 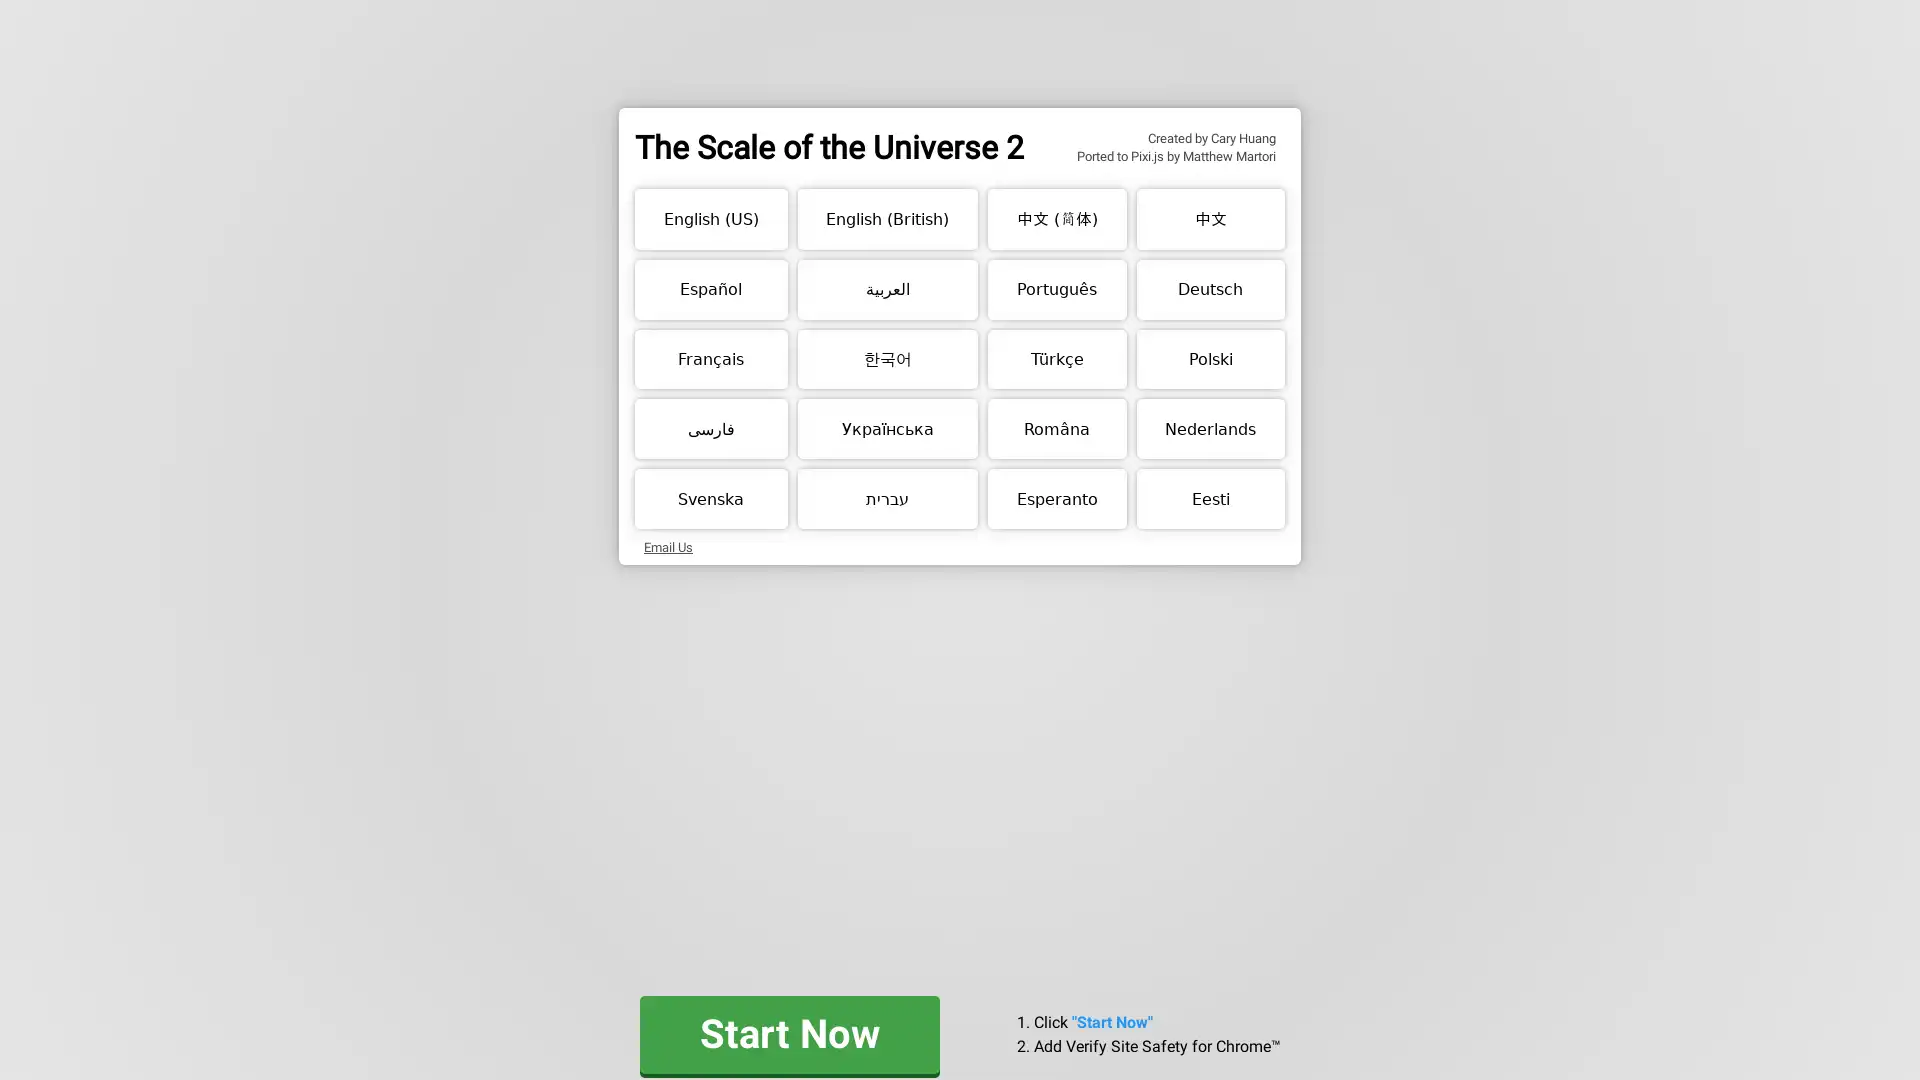 What do you see at coordinates (710, 289) in the screenshot?
I see `Espanol` at bounding box center [710, 289].